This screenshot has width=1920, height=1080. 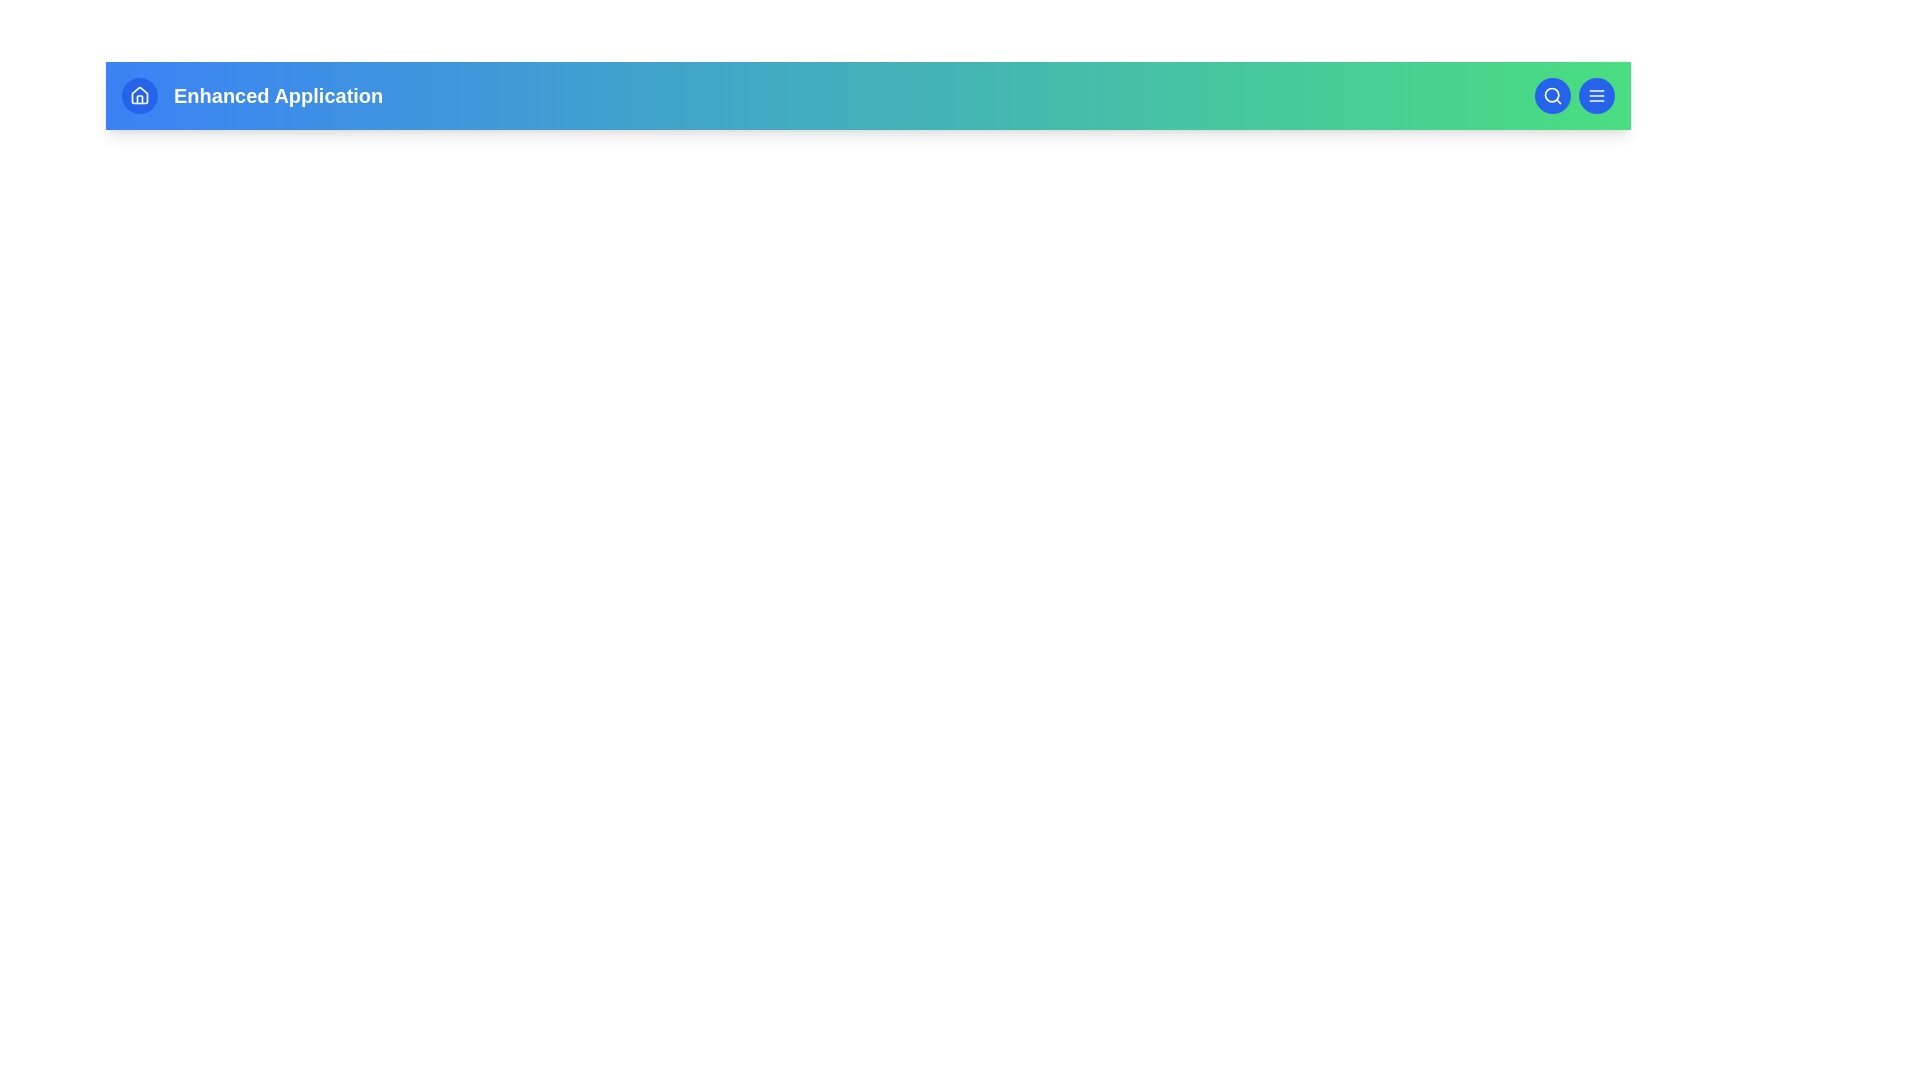 I want to click on the circular blue button with a white house icon located on the left side of the top bar, so click(x=138, y=96).